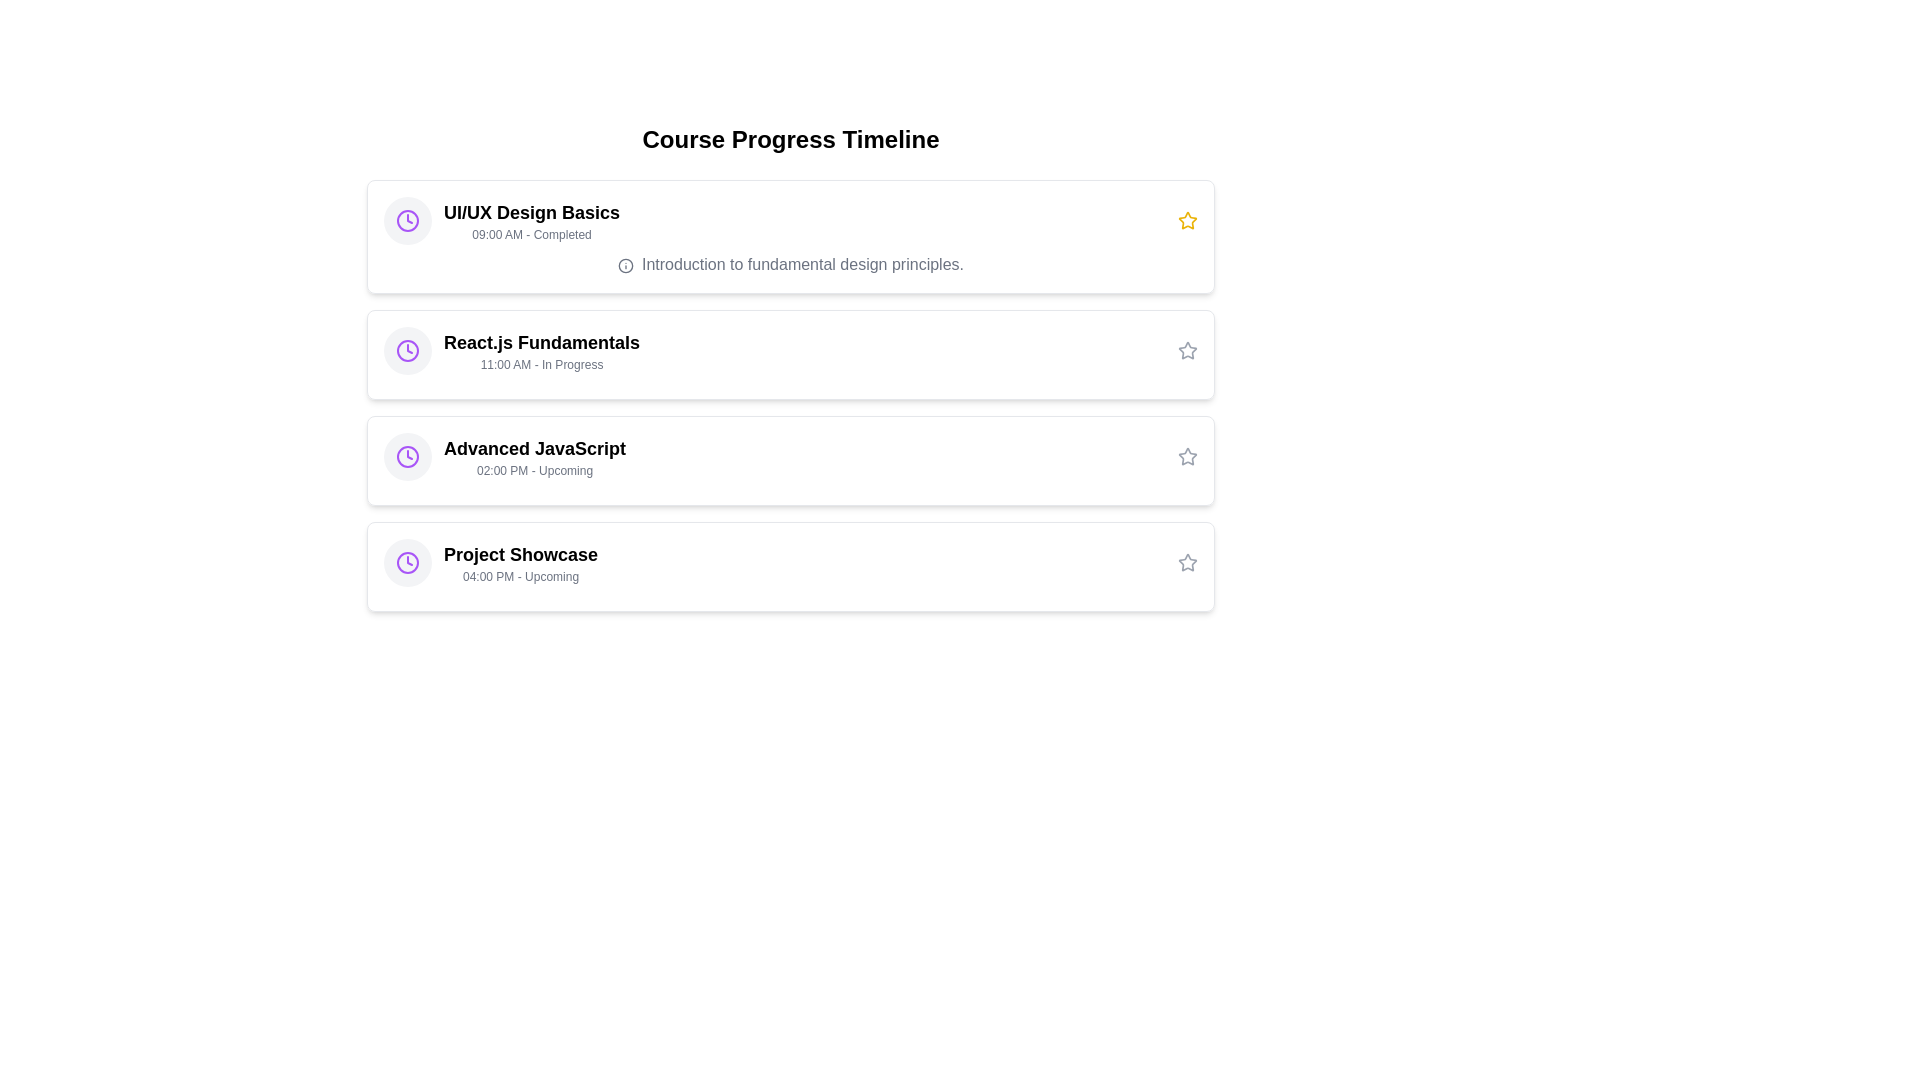  Describe the element at coordinates (521, 563) in the screenshot. I see `the text label displaying 'Project Showcase' and '04:00 PM - Upcoming', which is the fourth element in the vertical list under 'Course Progress Timeline'` at that location.